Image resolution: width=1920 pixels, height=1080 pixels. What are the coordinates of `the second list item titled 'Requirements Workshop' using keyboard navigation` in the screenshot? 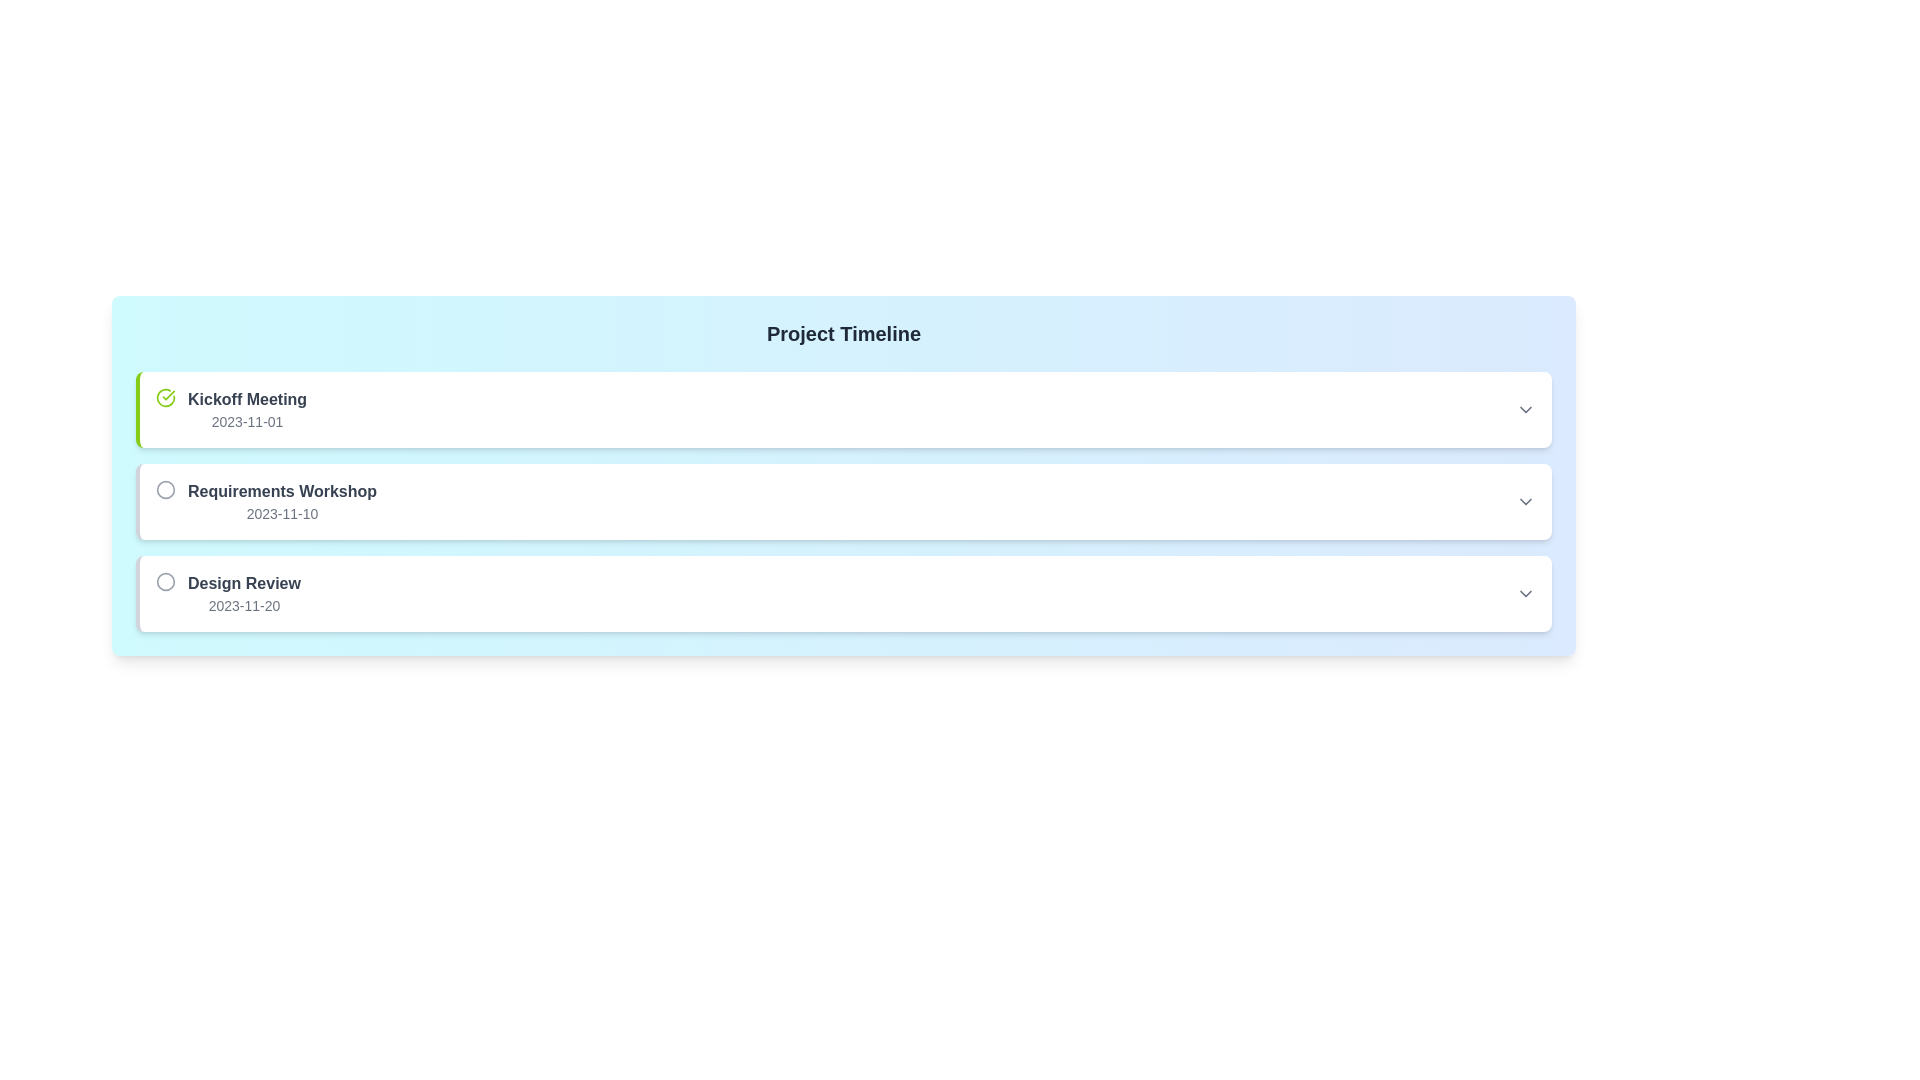 It's located at (265, 500).